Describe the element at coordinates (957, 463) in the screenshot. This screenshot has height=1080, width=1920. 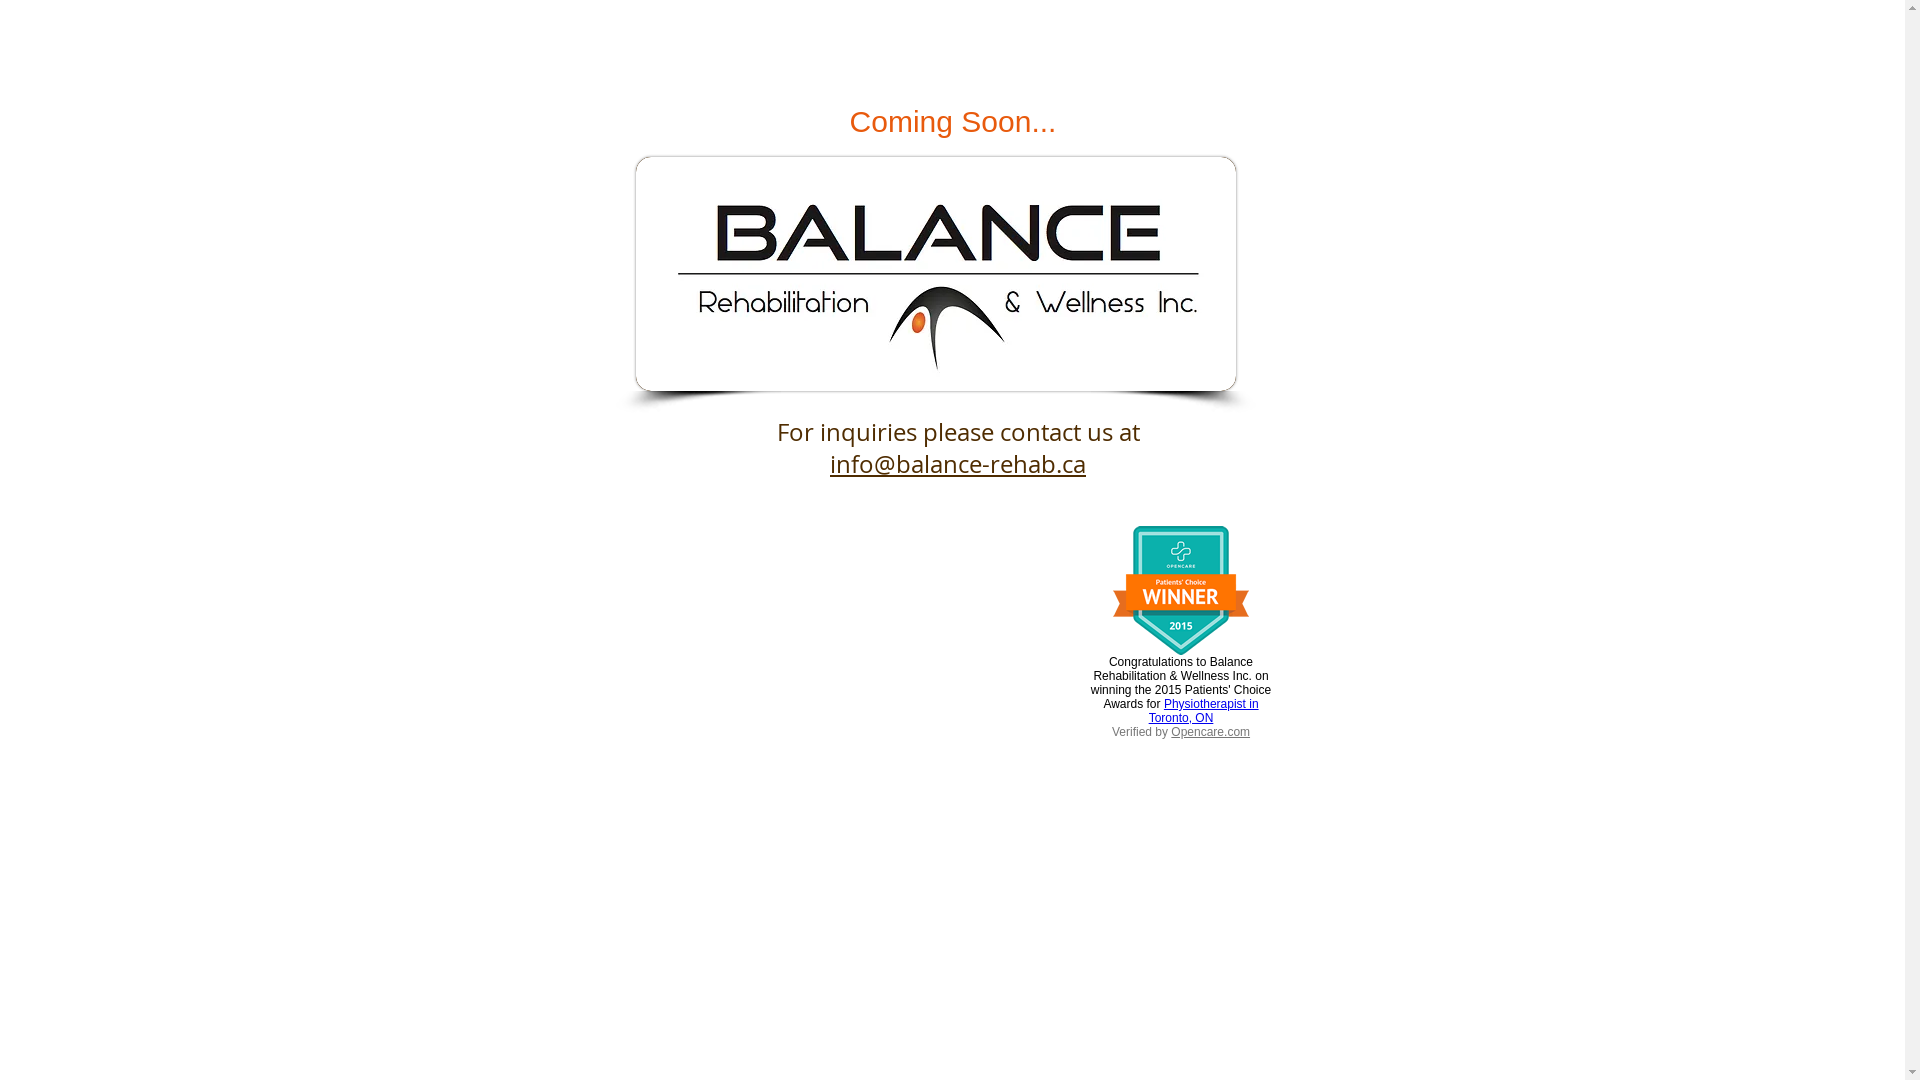
I see `'info@balance-rehab.ca'` at that location.